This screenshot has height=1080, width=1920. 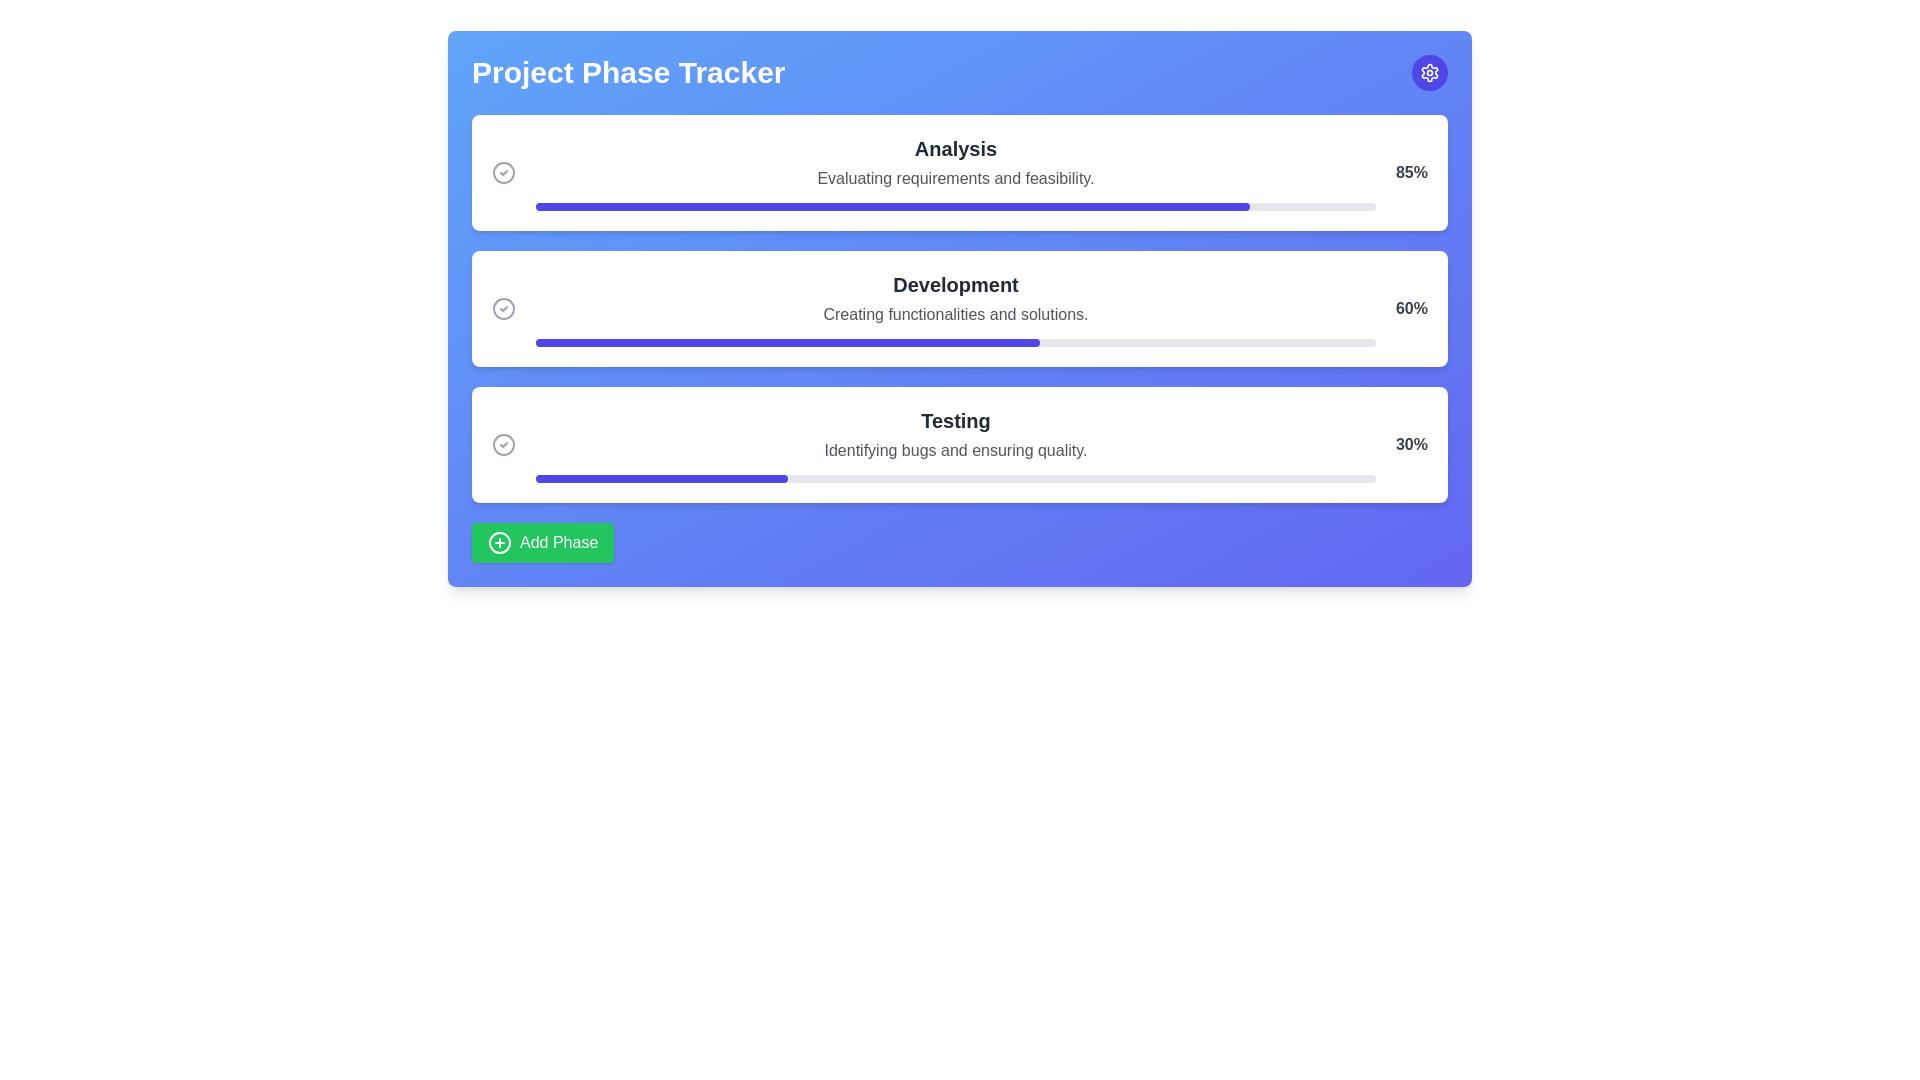 What do you see at coordinates (504, 172) in the screenshot?
I see `the Circle Check icon located to the left of the 'Analysis' section header to observe cascading effects on related elements` at bounding box center [504, 172].